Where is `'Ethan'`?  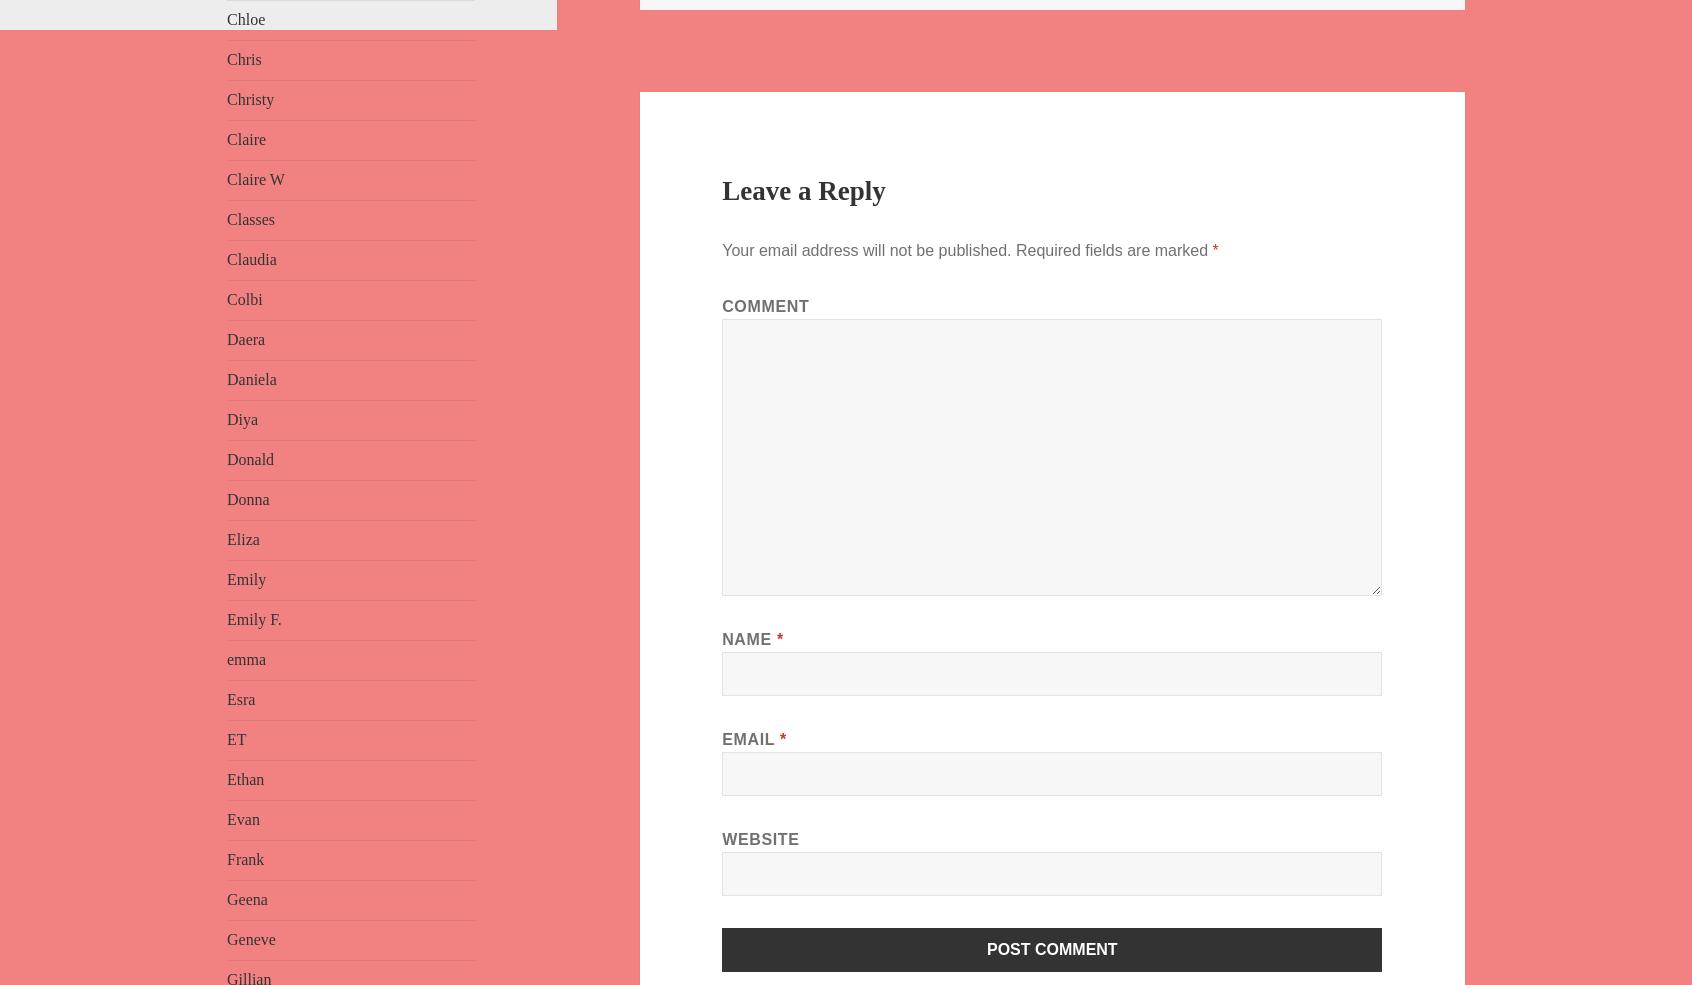
'Ethan' is located at coordinates (227, 779).